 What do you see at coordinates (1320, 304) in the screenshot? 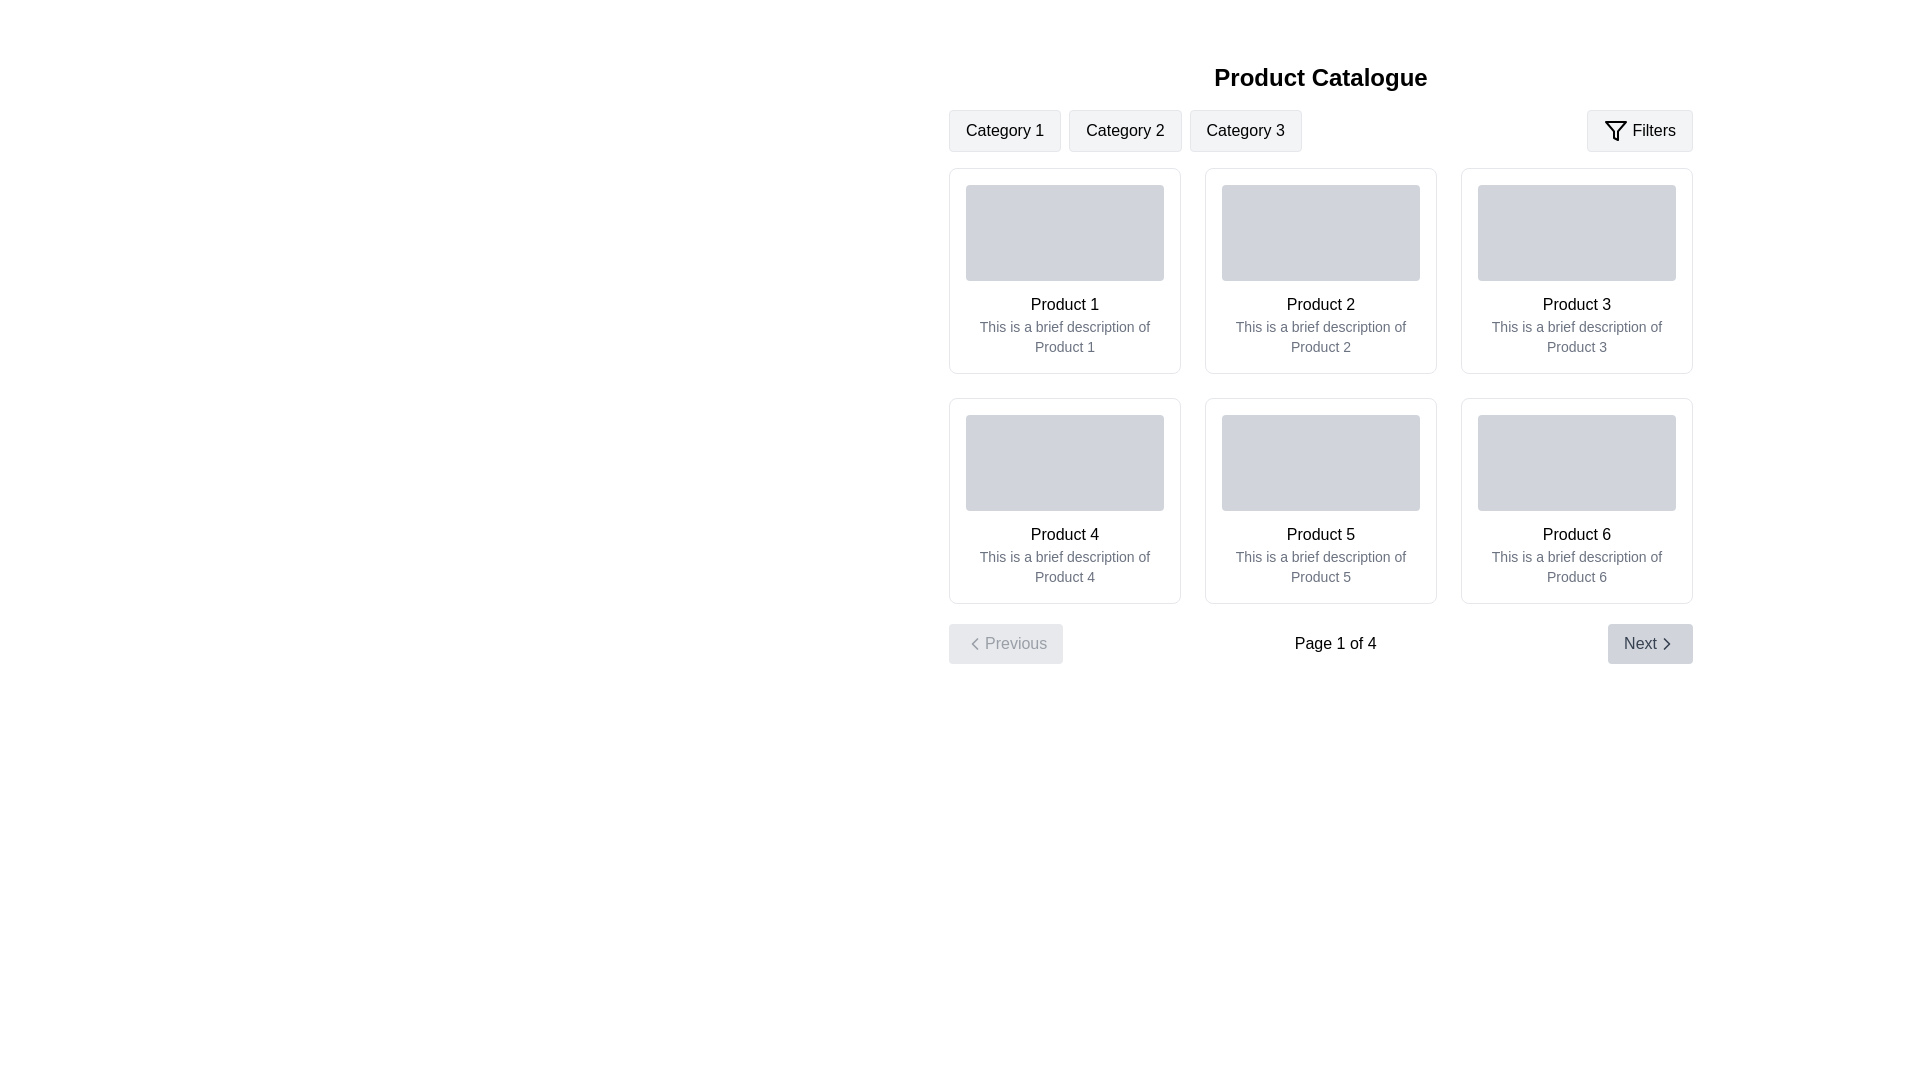
I see `the 'Product 2' text block, which is a medium-sized, bold font element located in the second column of the first row in a grid layout` at bounding box center [1320, 304].